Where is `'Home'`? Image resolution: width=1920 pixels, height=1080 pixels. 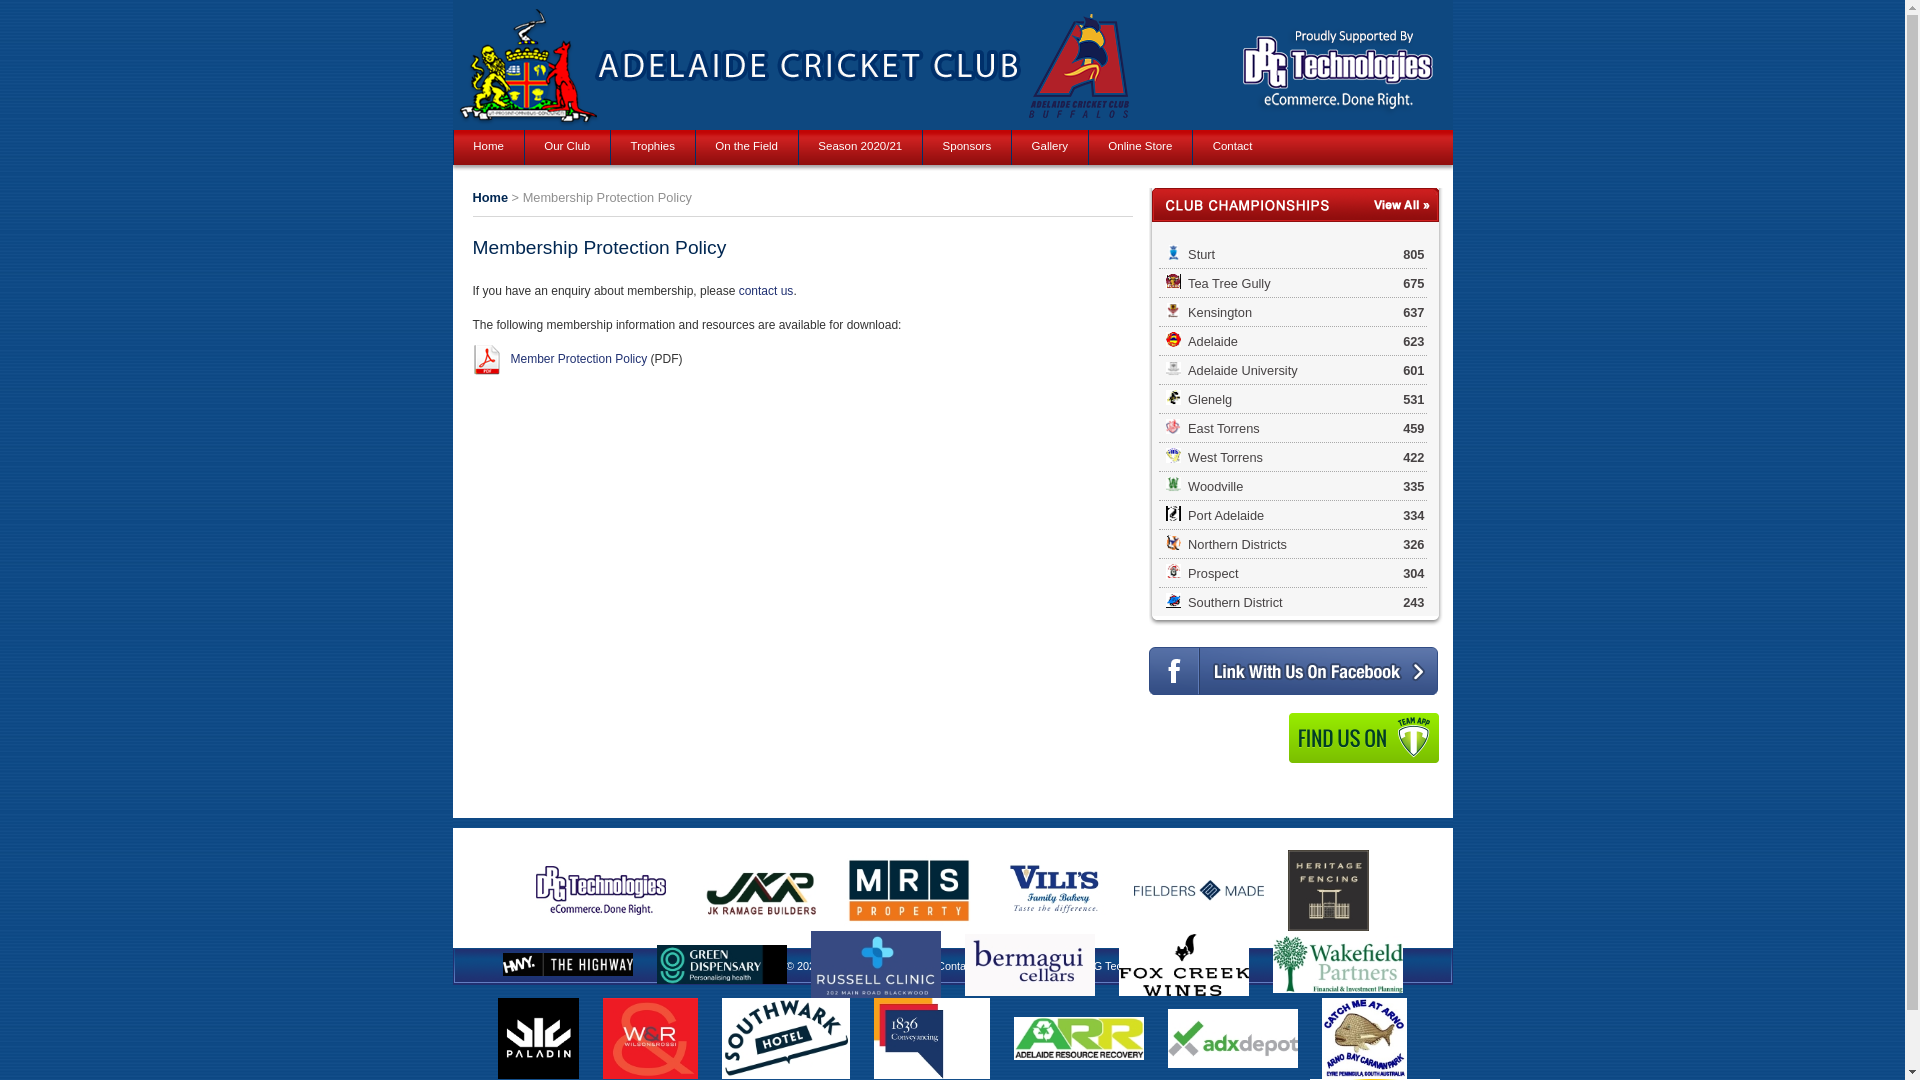
'Home' is located at coordinates (489, 145).